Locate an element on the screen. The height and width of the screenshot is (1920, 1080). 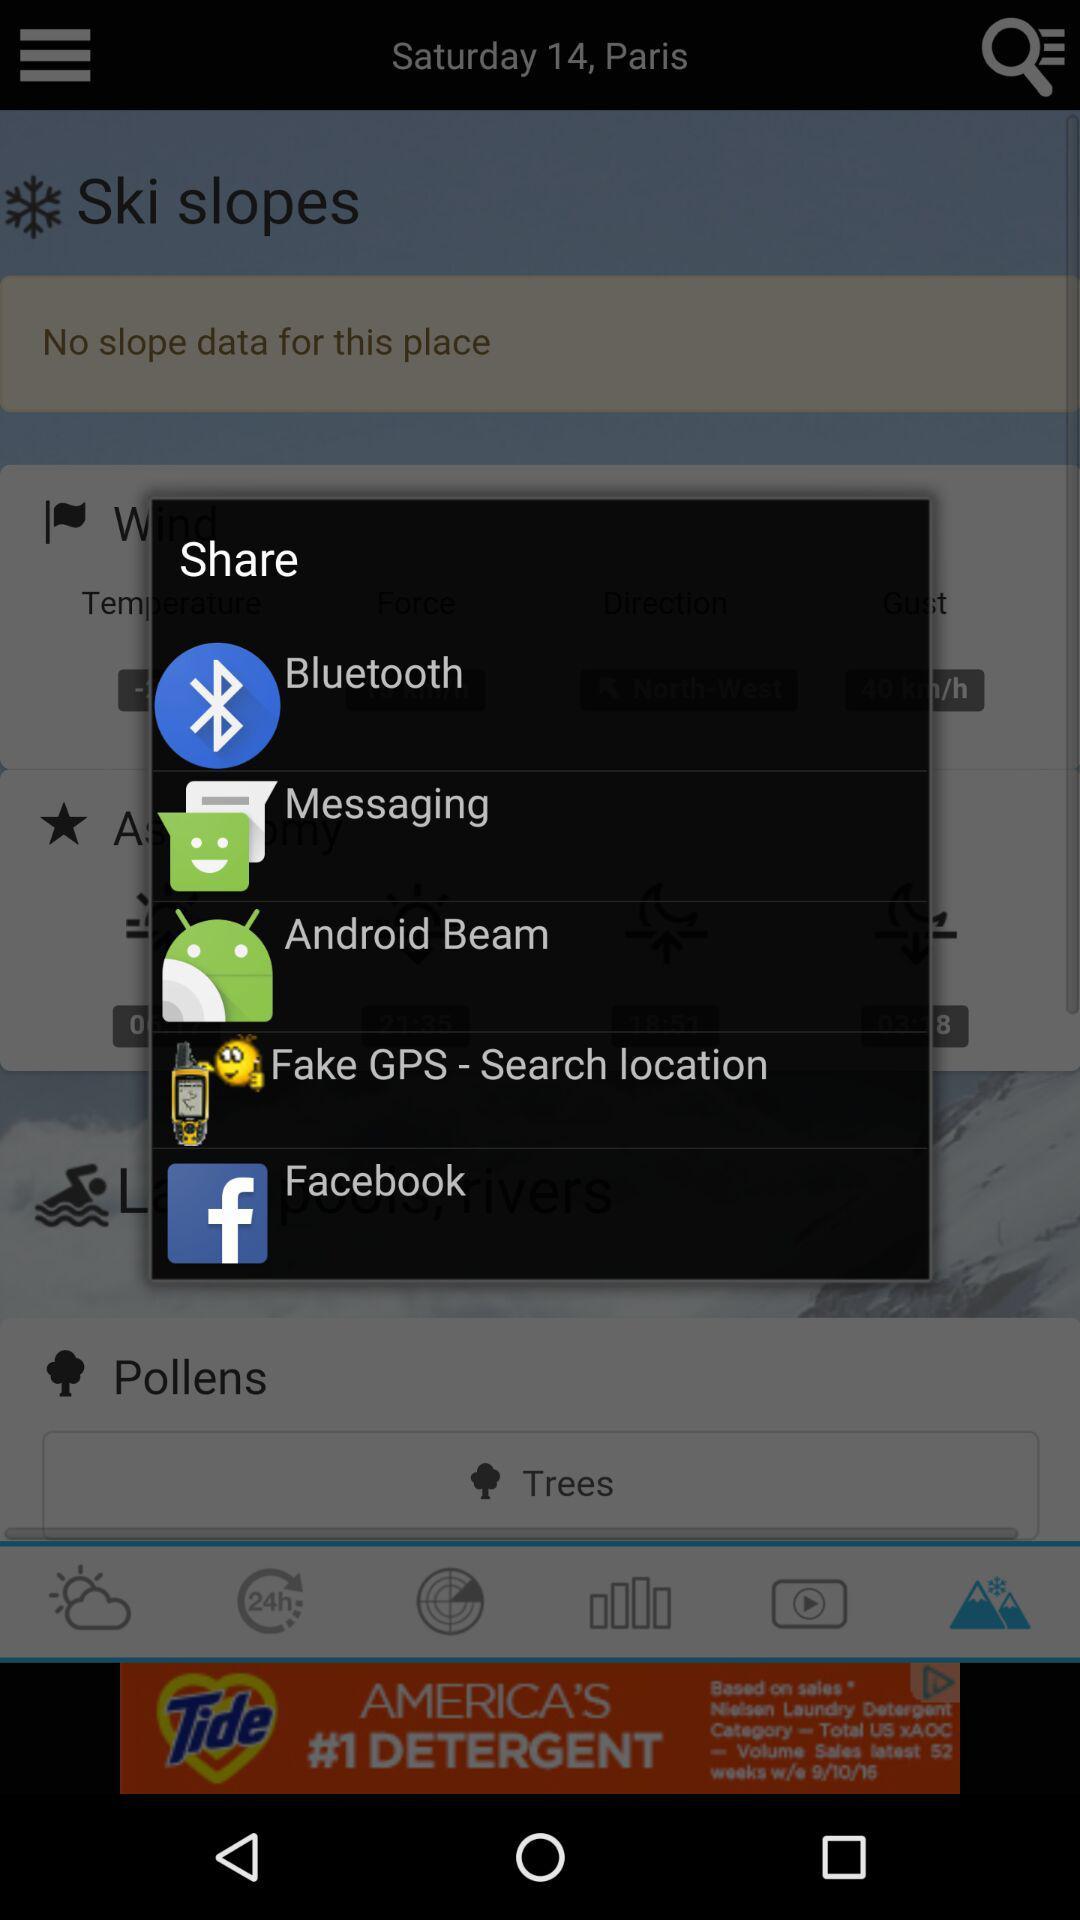
the fake gps search is located at coordinates (597, 1061).